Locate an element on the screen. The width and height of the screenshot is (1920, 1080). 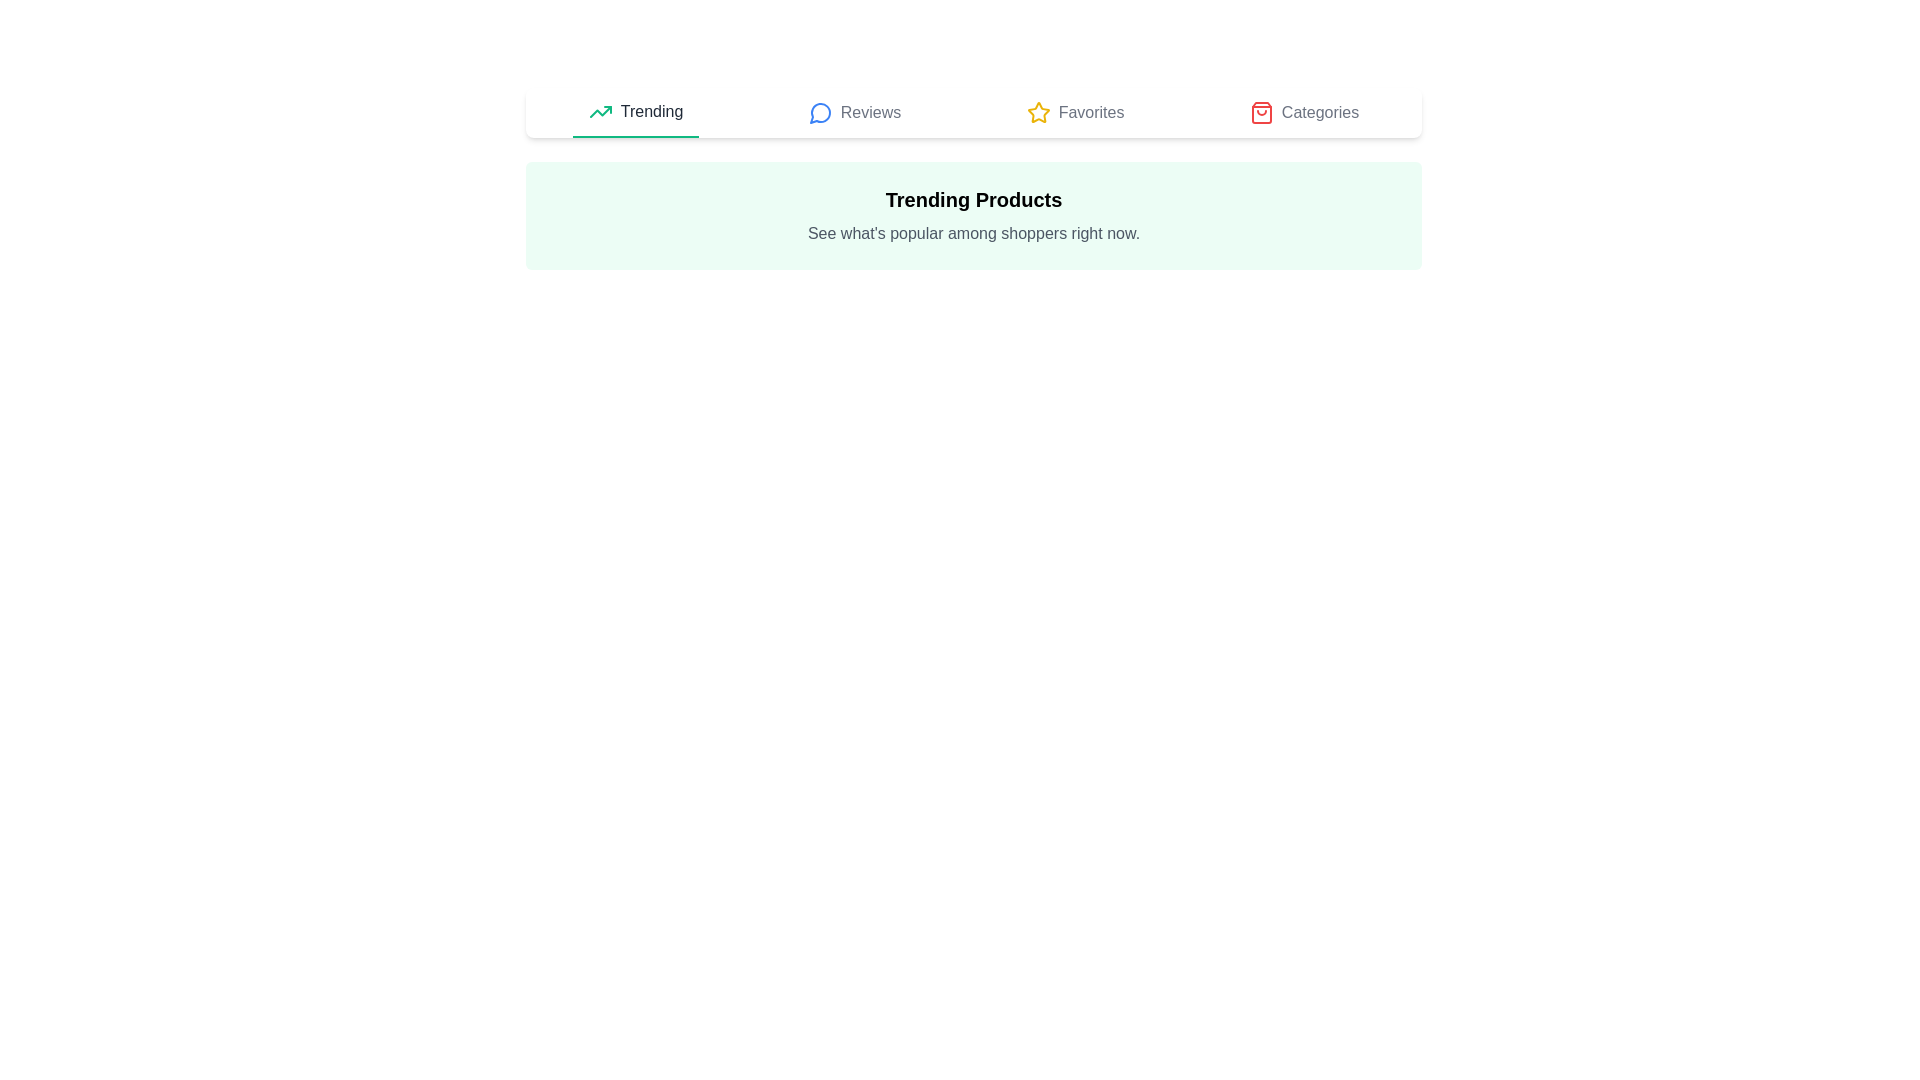
the star-shaped icon with a yellow outline to mark an item as a favorite, located in the 'Favorites' button group on the top navigation bar is located at coordinates (1038, 112).